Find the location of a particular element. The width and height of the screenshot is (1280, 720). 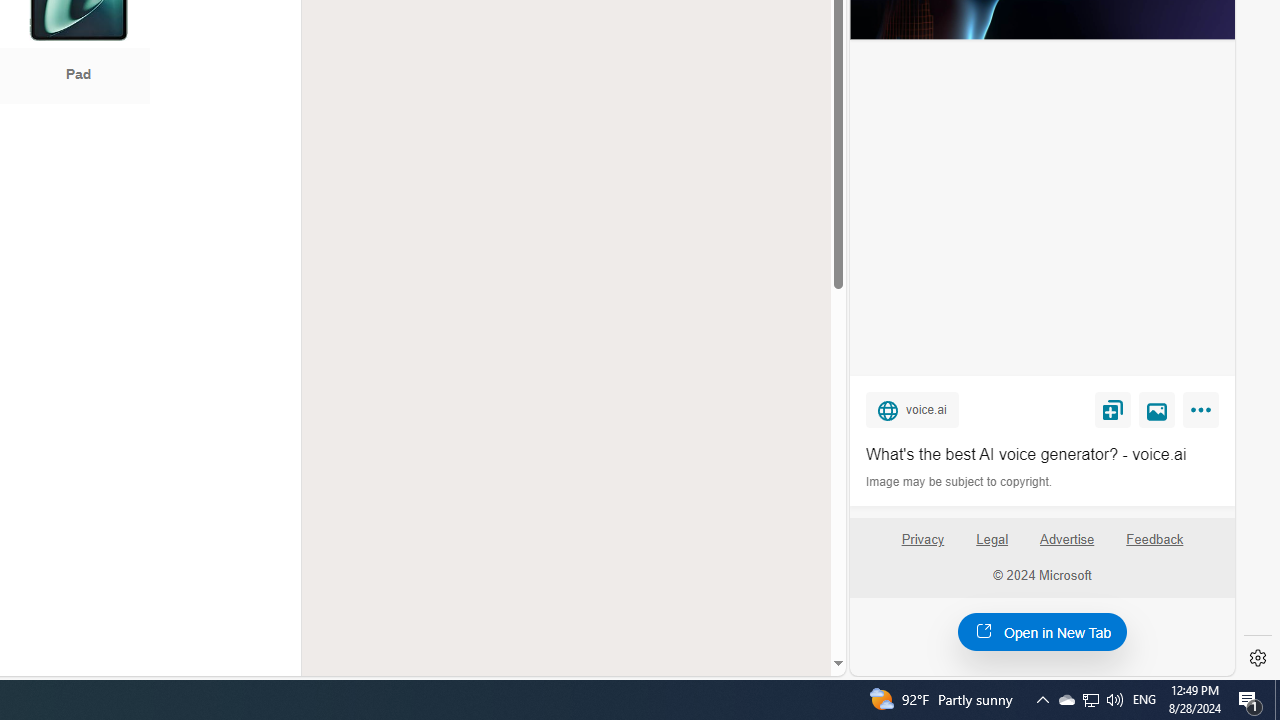

'Legal' is located at coordinates (992, 547).